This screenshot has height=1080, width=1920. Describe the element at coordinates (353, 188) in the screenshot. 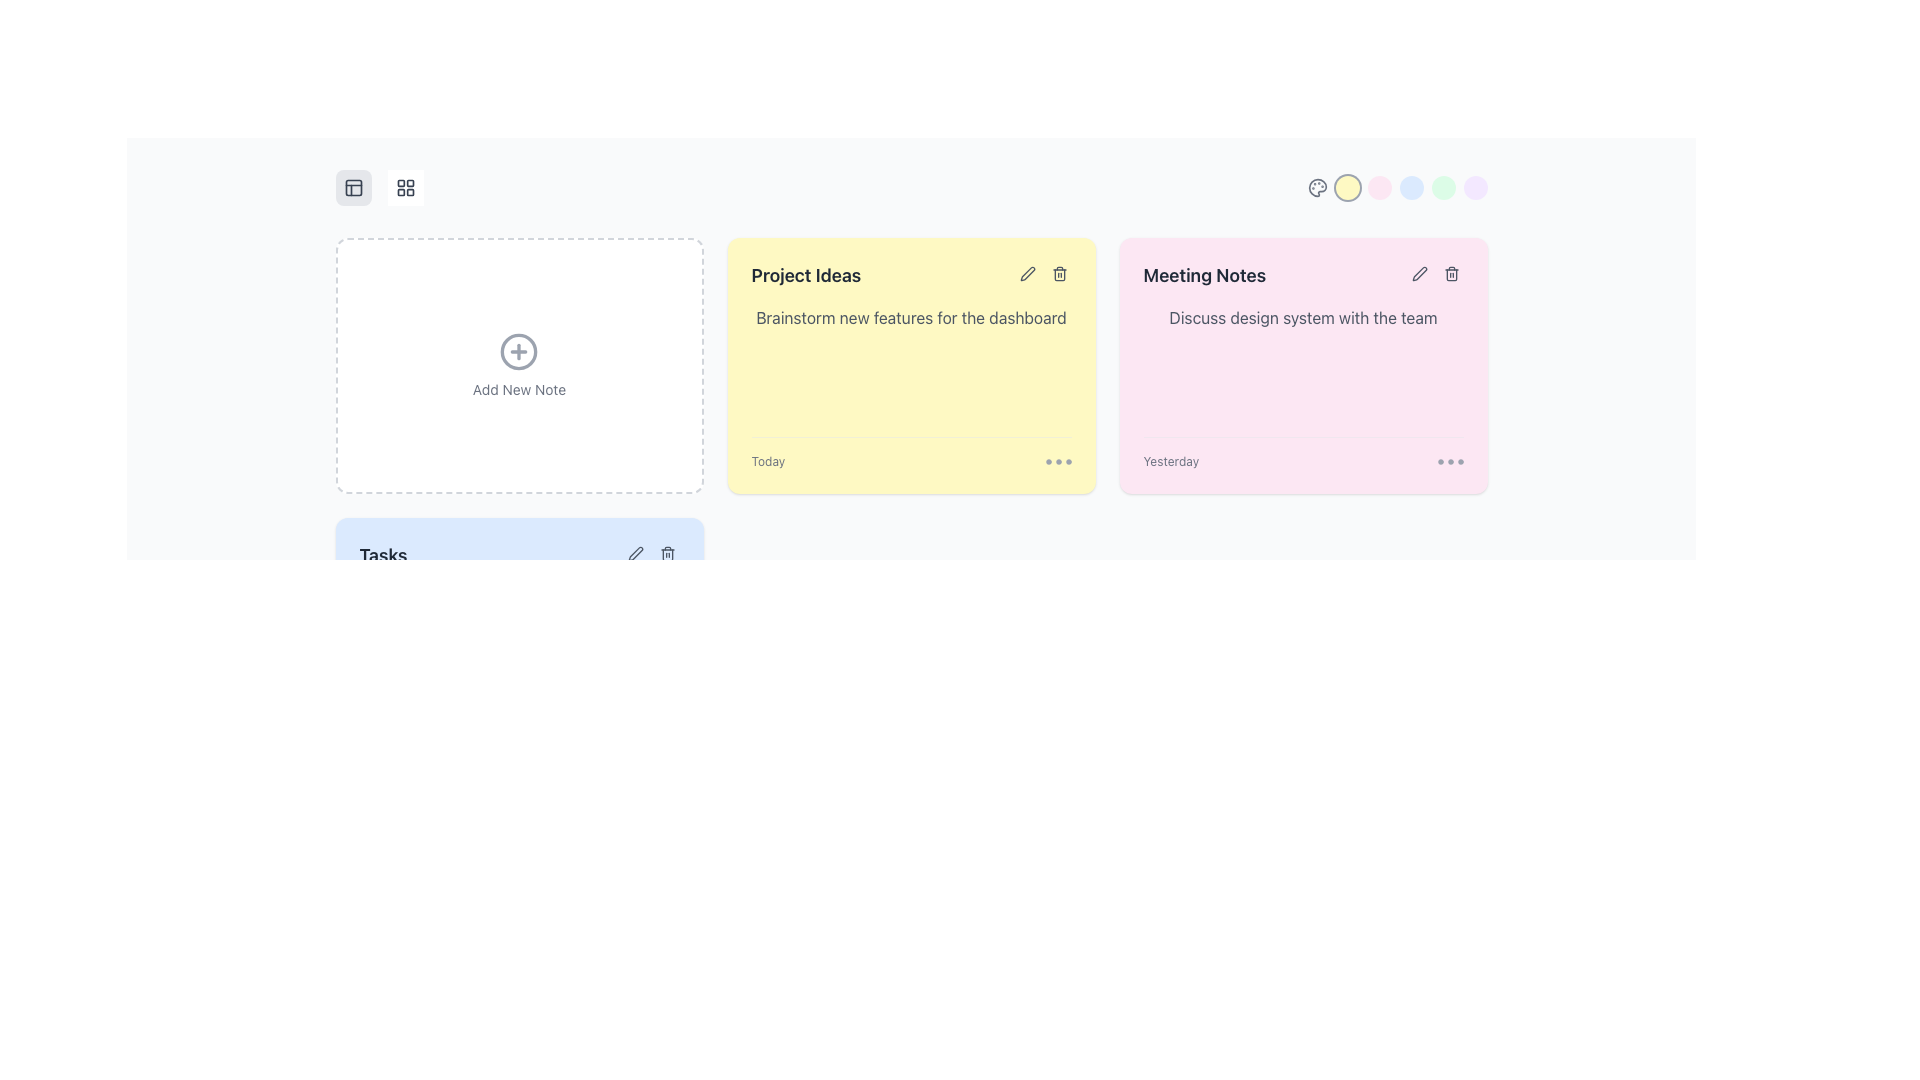

I see `the icon button that resembles a panel or layout with shaded sections, located at the top-left corner of the interface area` at that location.